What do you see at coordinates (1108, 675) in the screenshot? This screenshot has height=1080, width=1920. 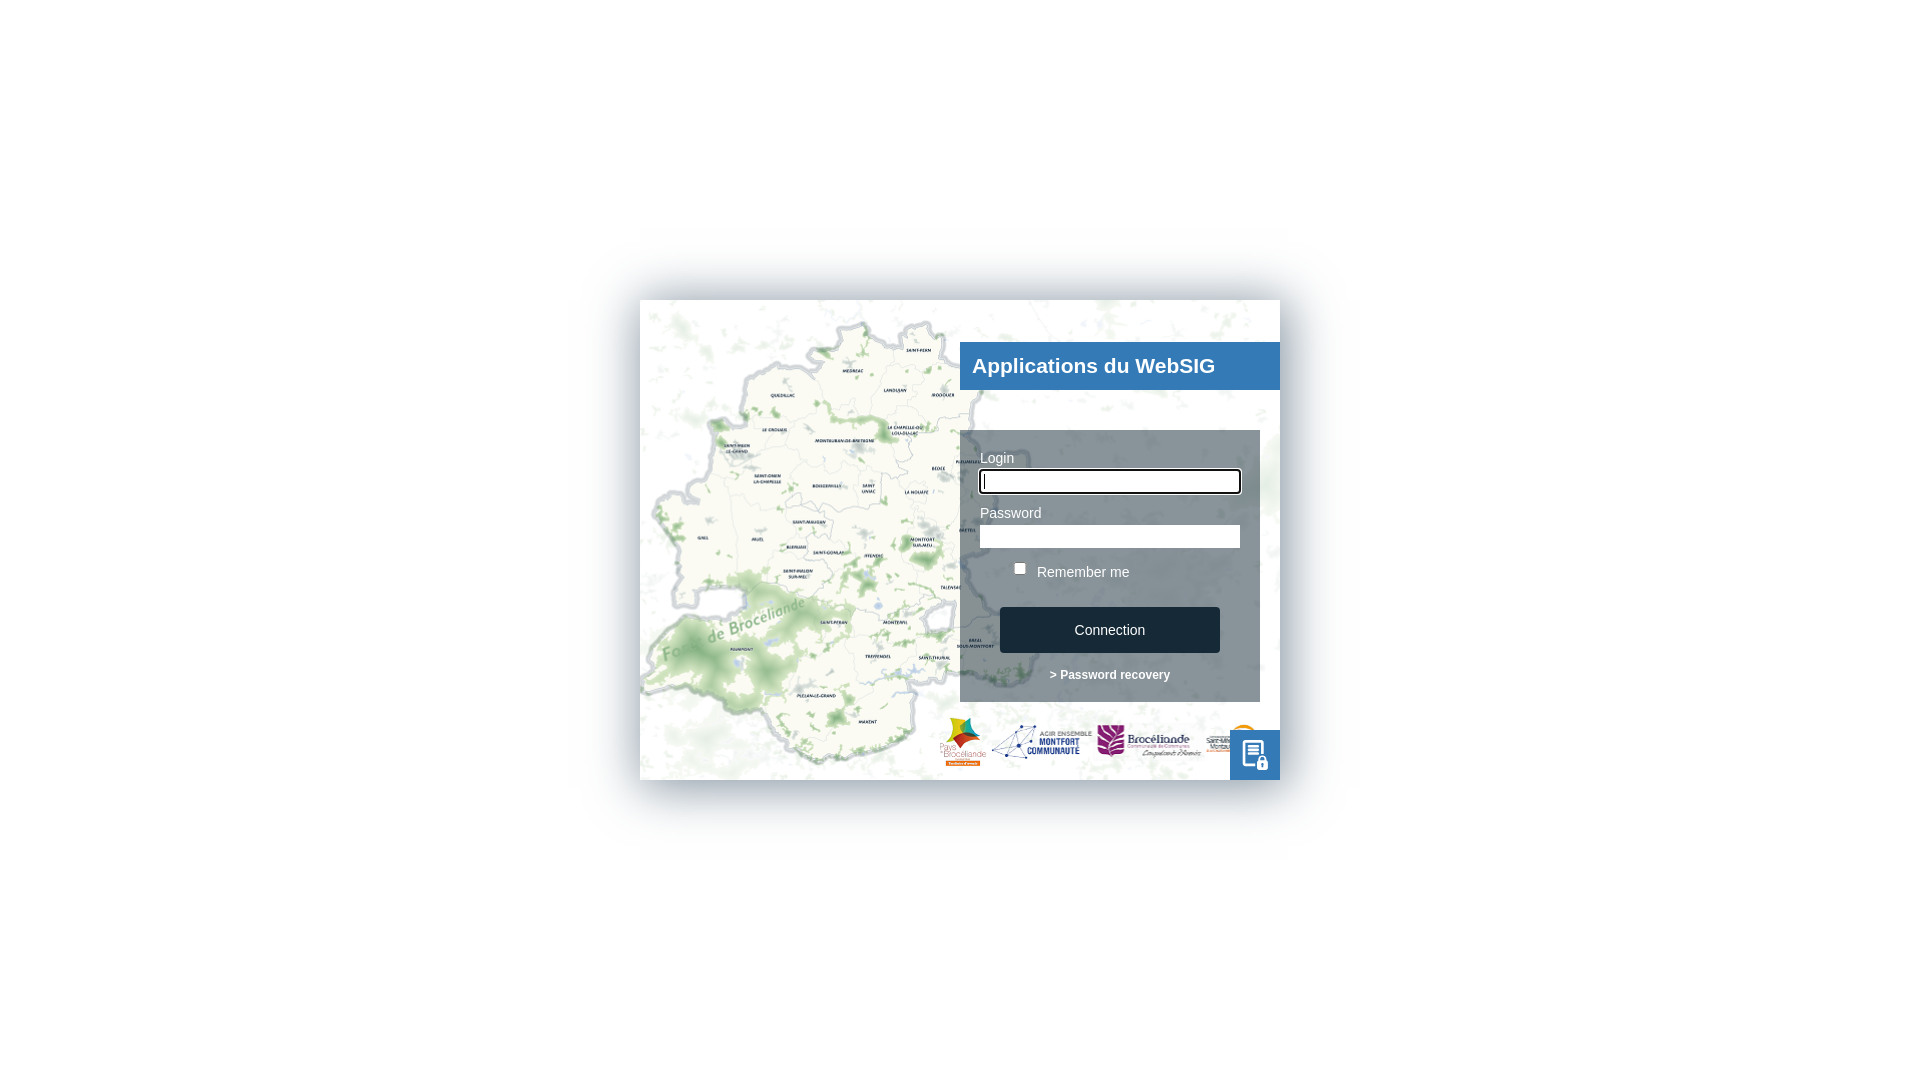 I see `'> Password recovery'` at bounding box center [1108, 675].